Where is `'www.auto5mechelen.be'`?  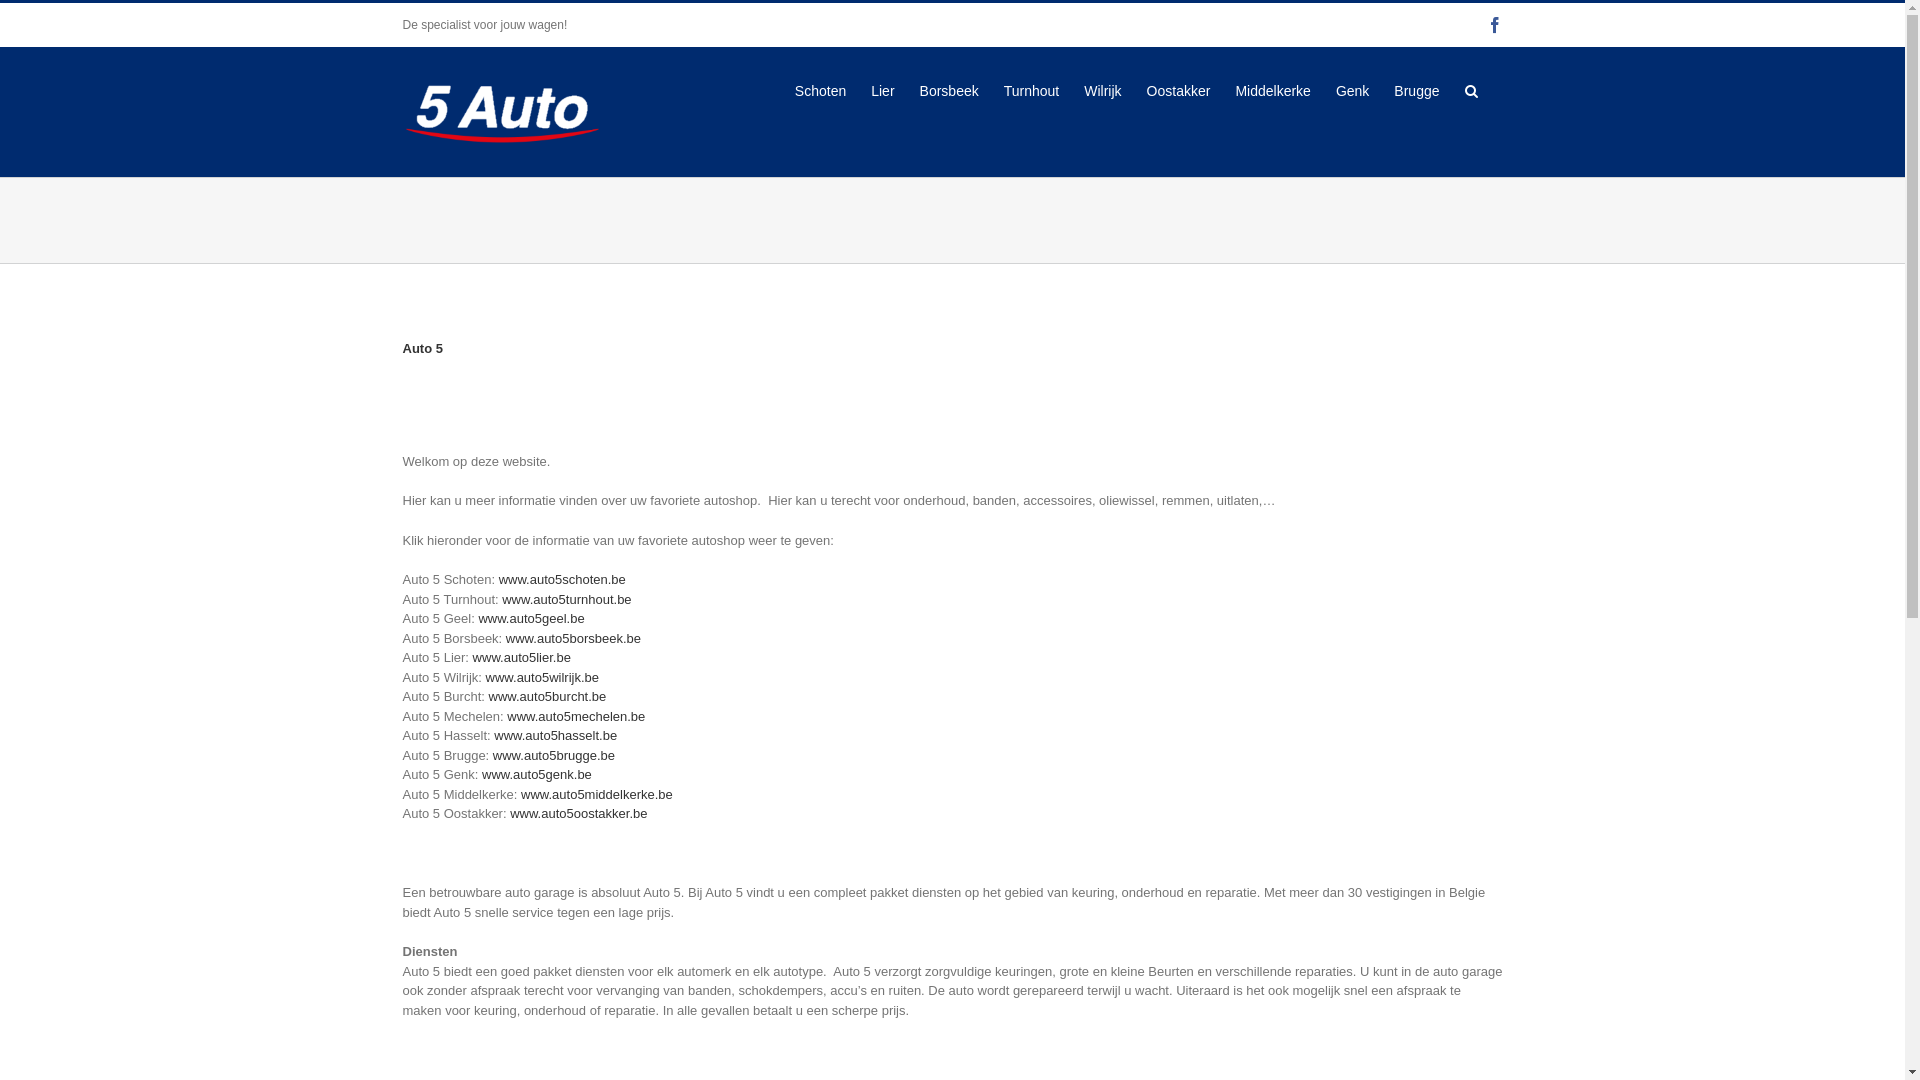 'www.auto5mechelen.be' is located at coordinates (575, 714).